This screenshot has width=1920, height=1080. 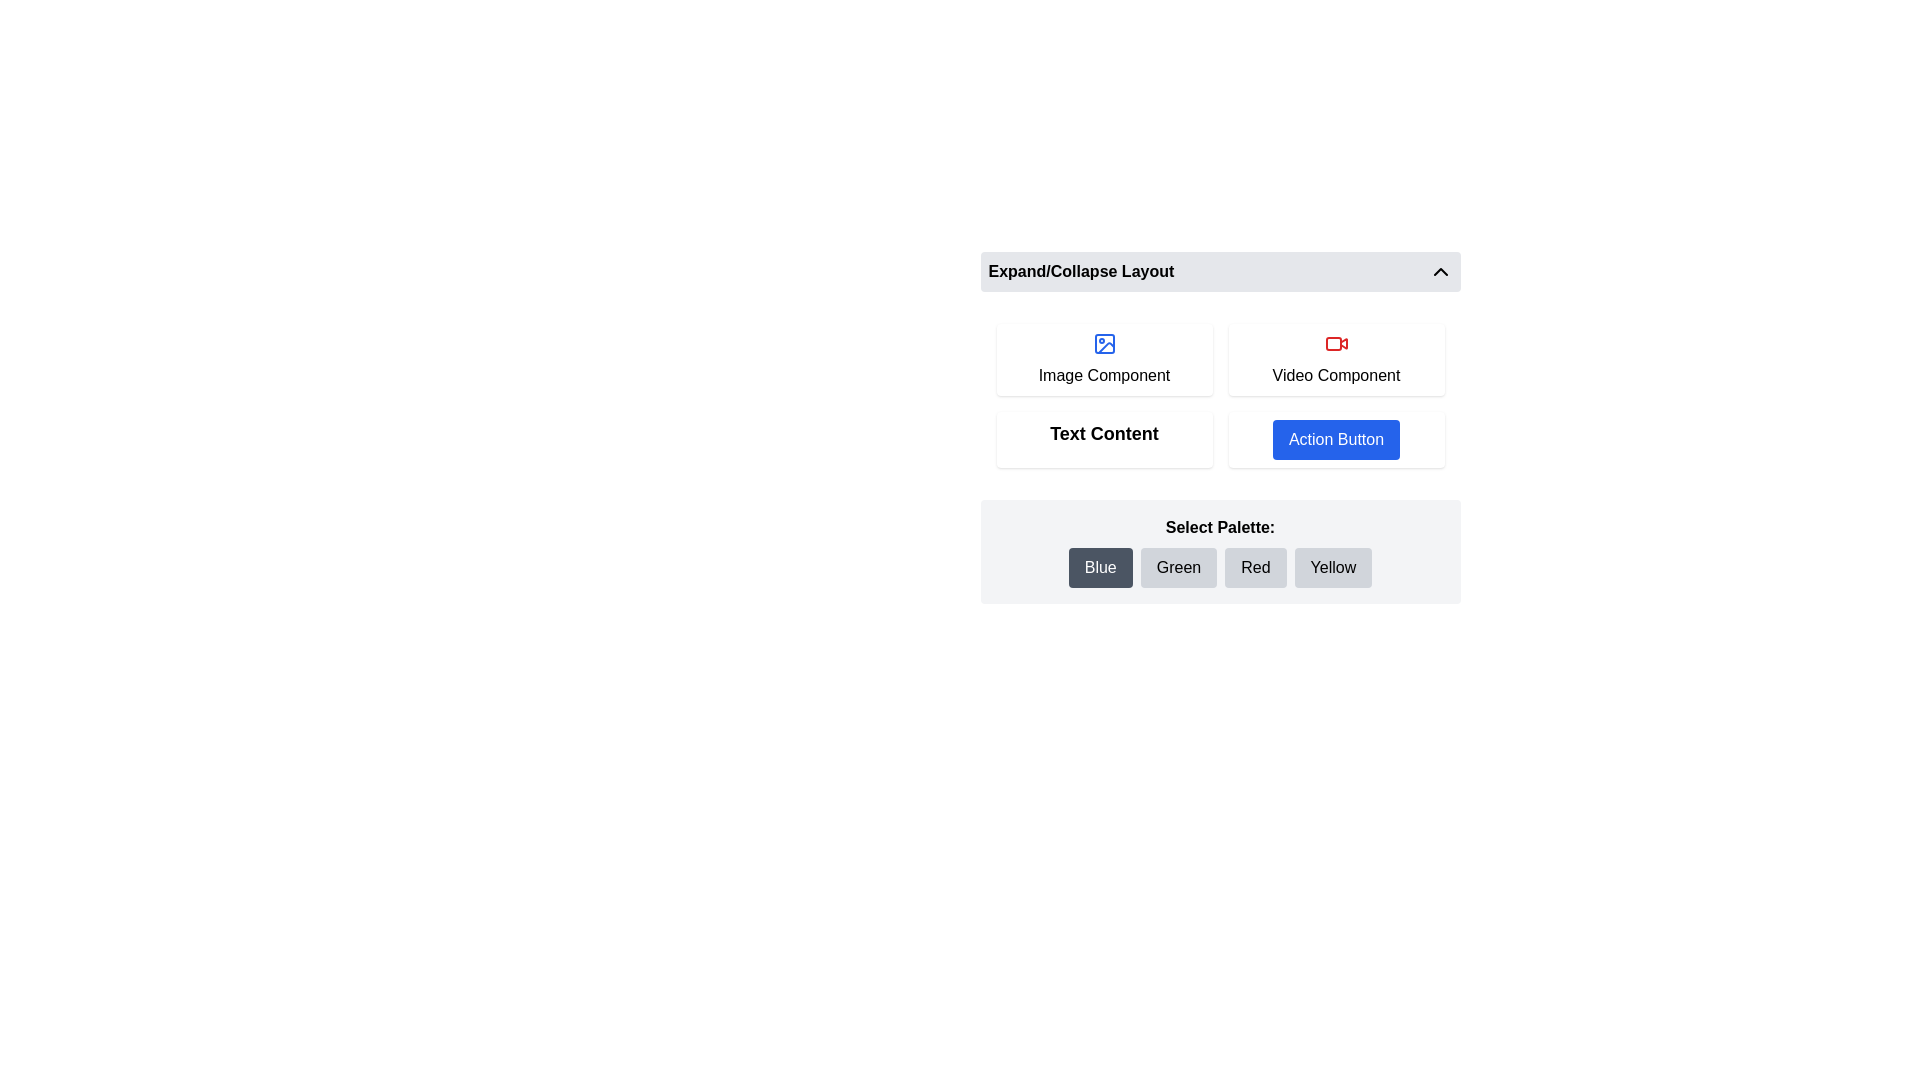 What do you see at coordinates (1103, 342) in the screenshot?
I see `the Shape element located inside the leftmost icon within the row of component types labeled 'Image Component'` at bounding box center [1103, 342].